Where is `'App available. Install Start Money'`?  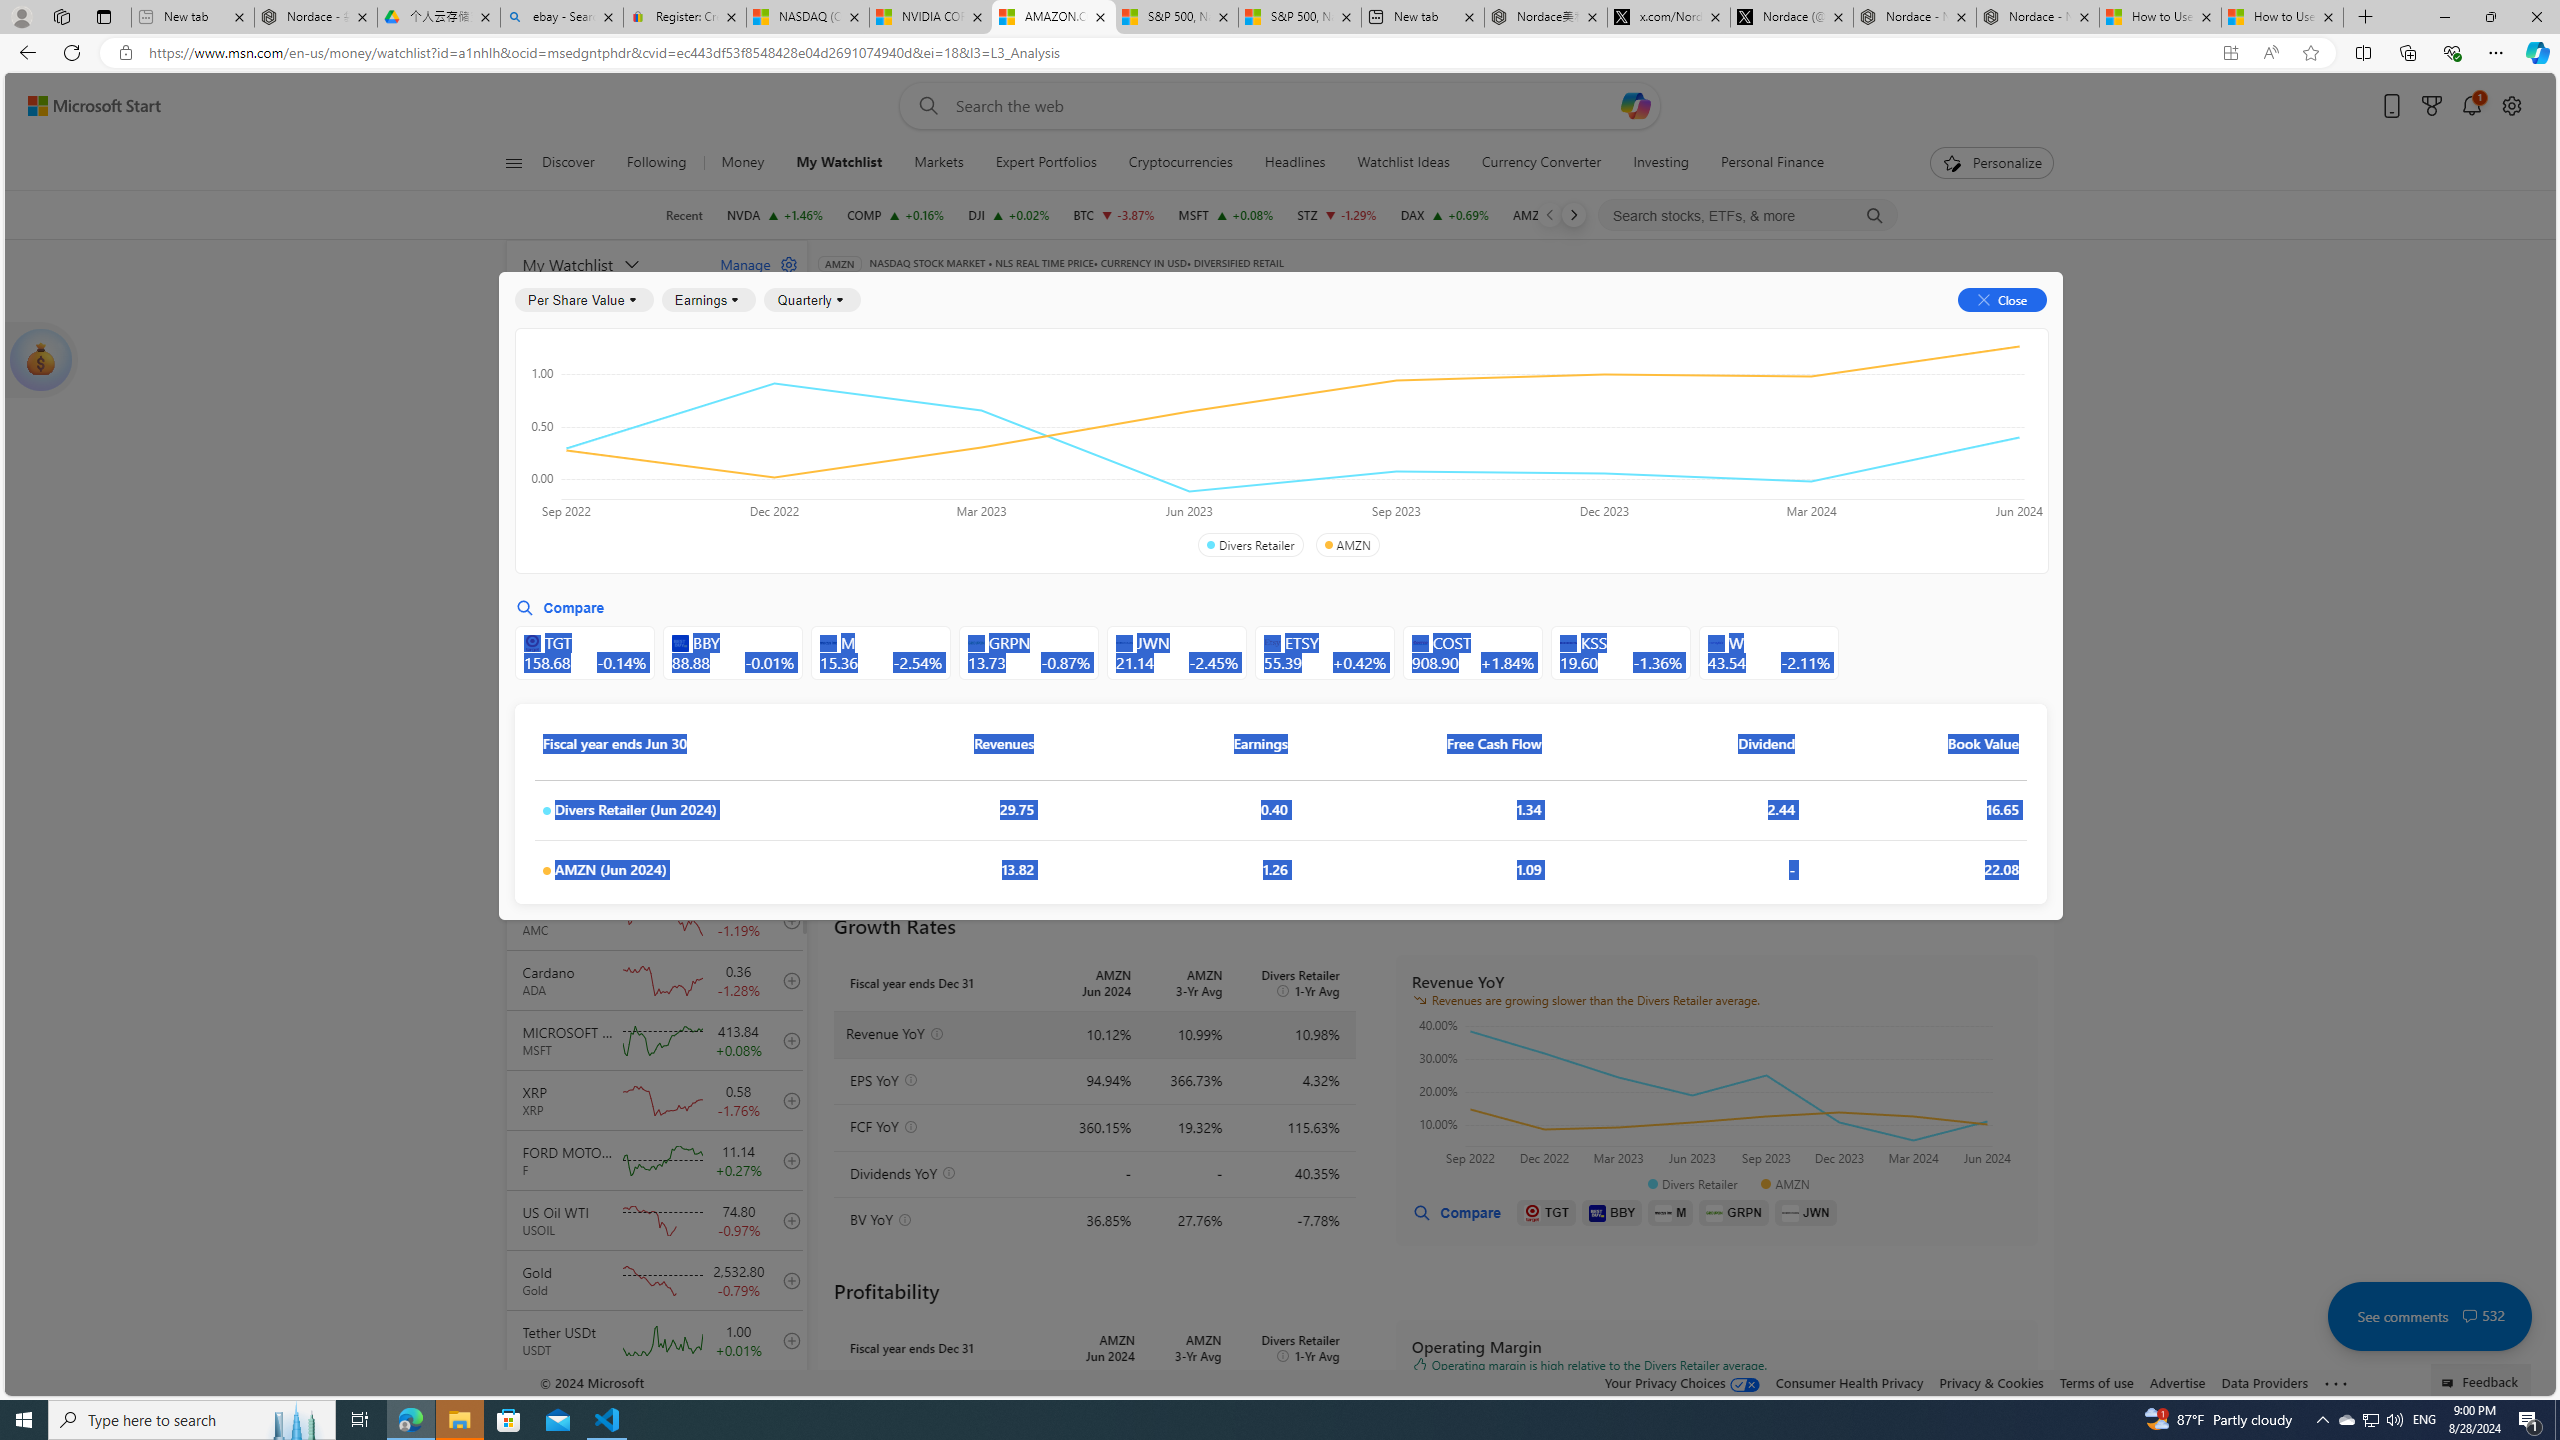
'App available. Install Start Money' is located at coordinates (2230, 53).